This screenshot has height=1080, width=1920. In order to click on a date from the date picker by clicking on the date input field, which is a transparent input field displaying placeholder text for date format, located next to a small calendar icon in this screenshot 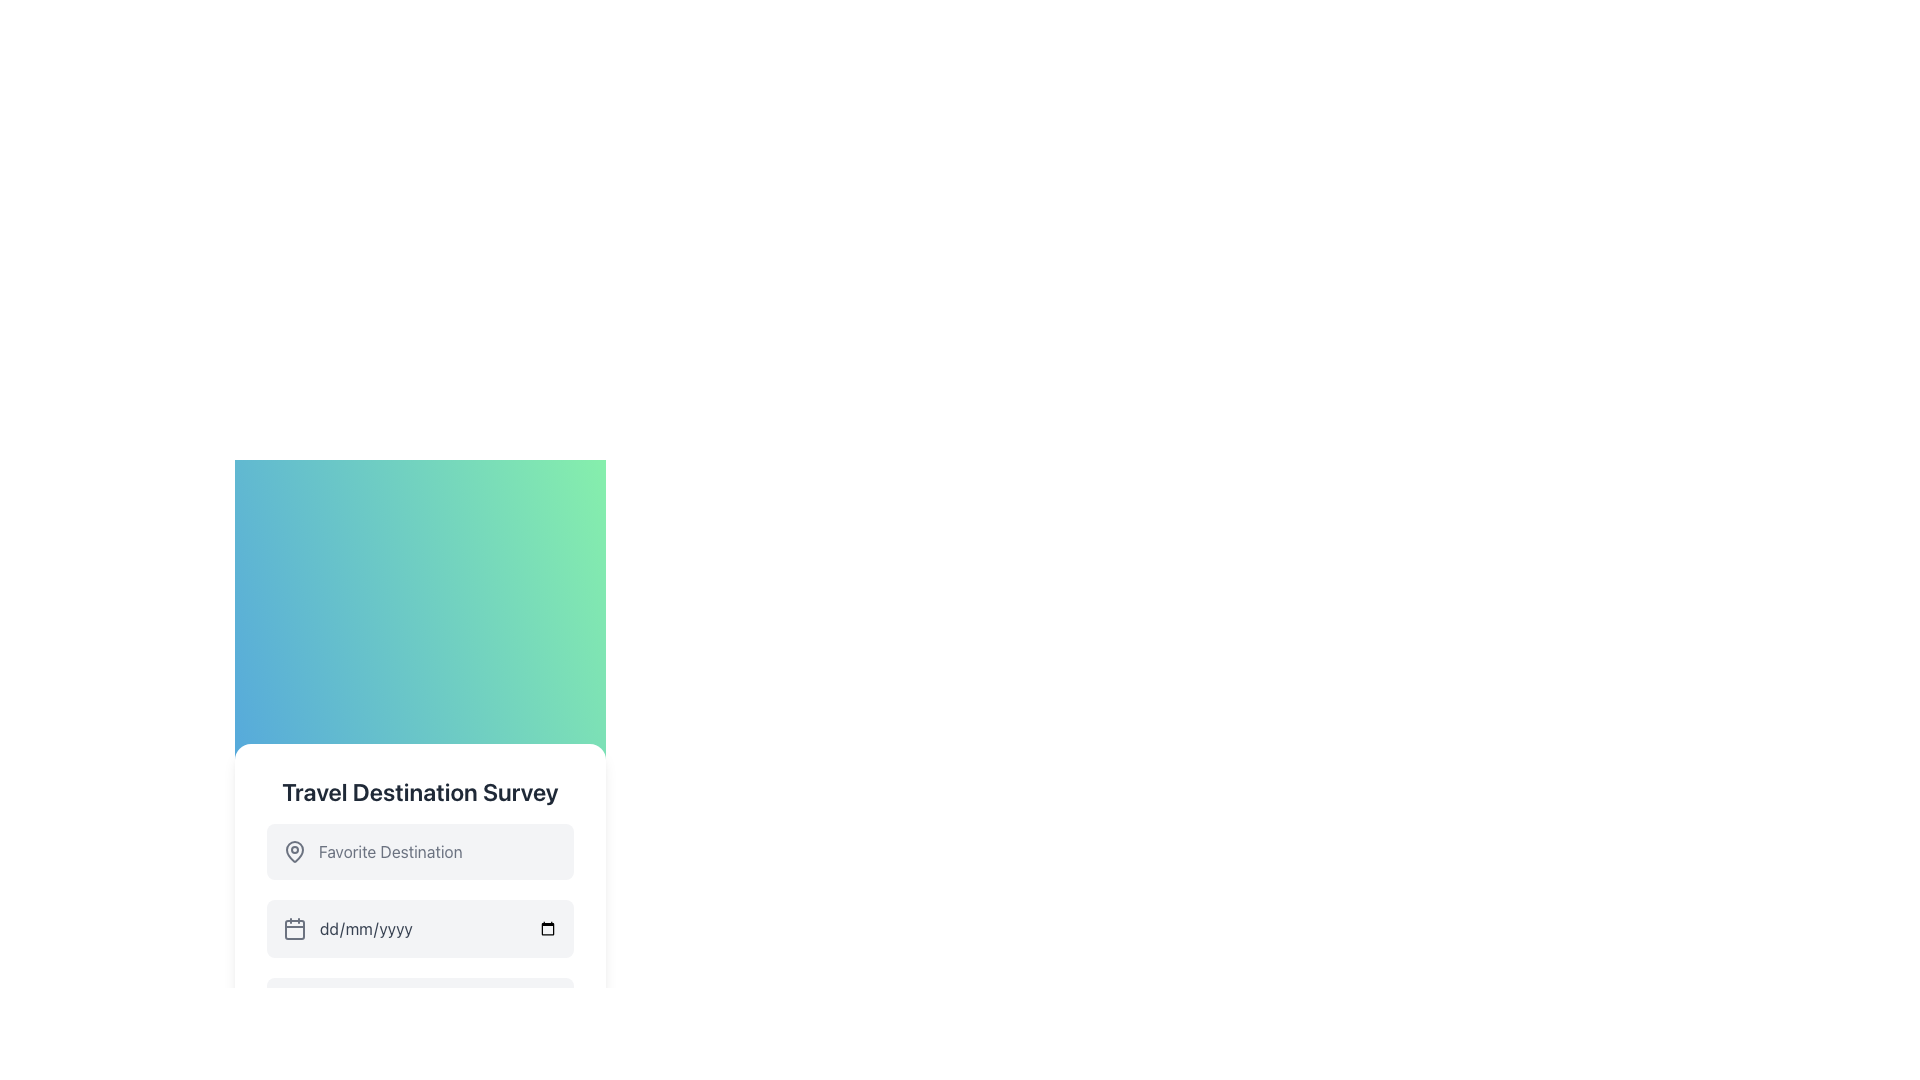, I will do `click(437, 929)`.